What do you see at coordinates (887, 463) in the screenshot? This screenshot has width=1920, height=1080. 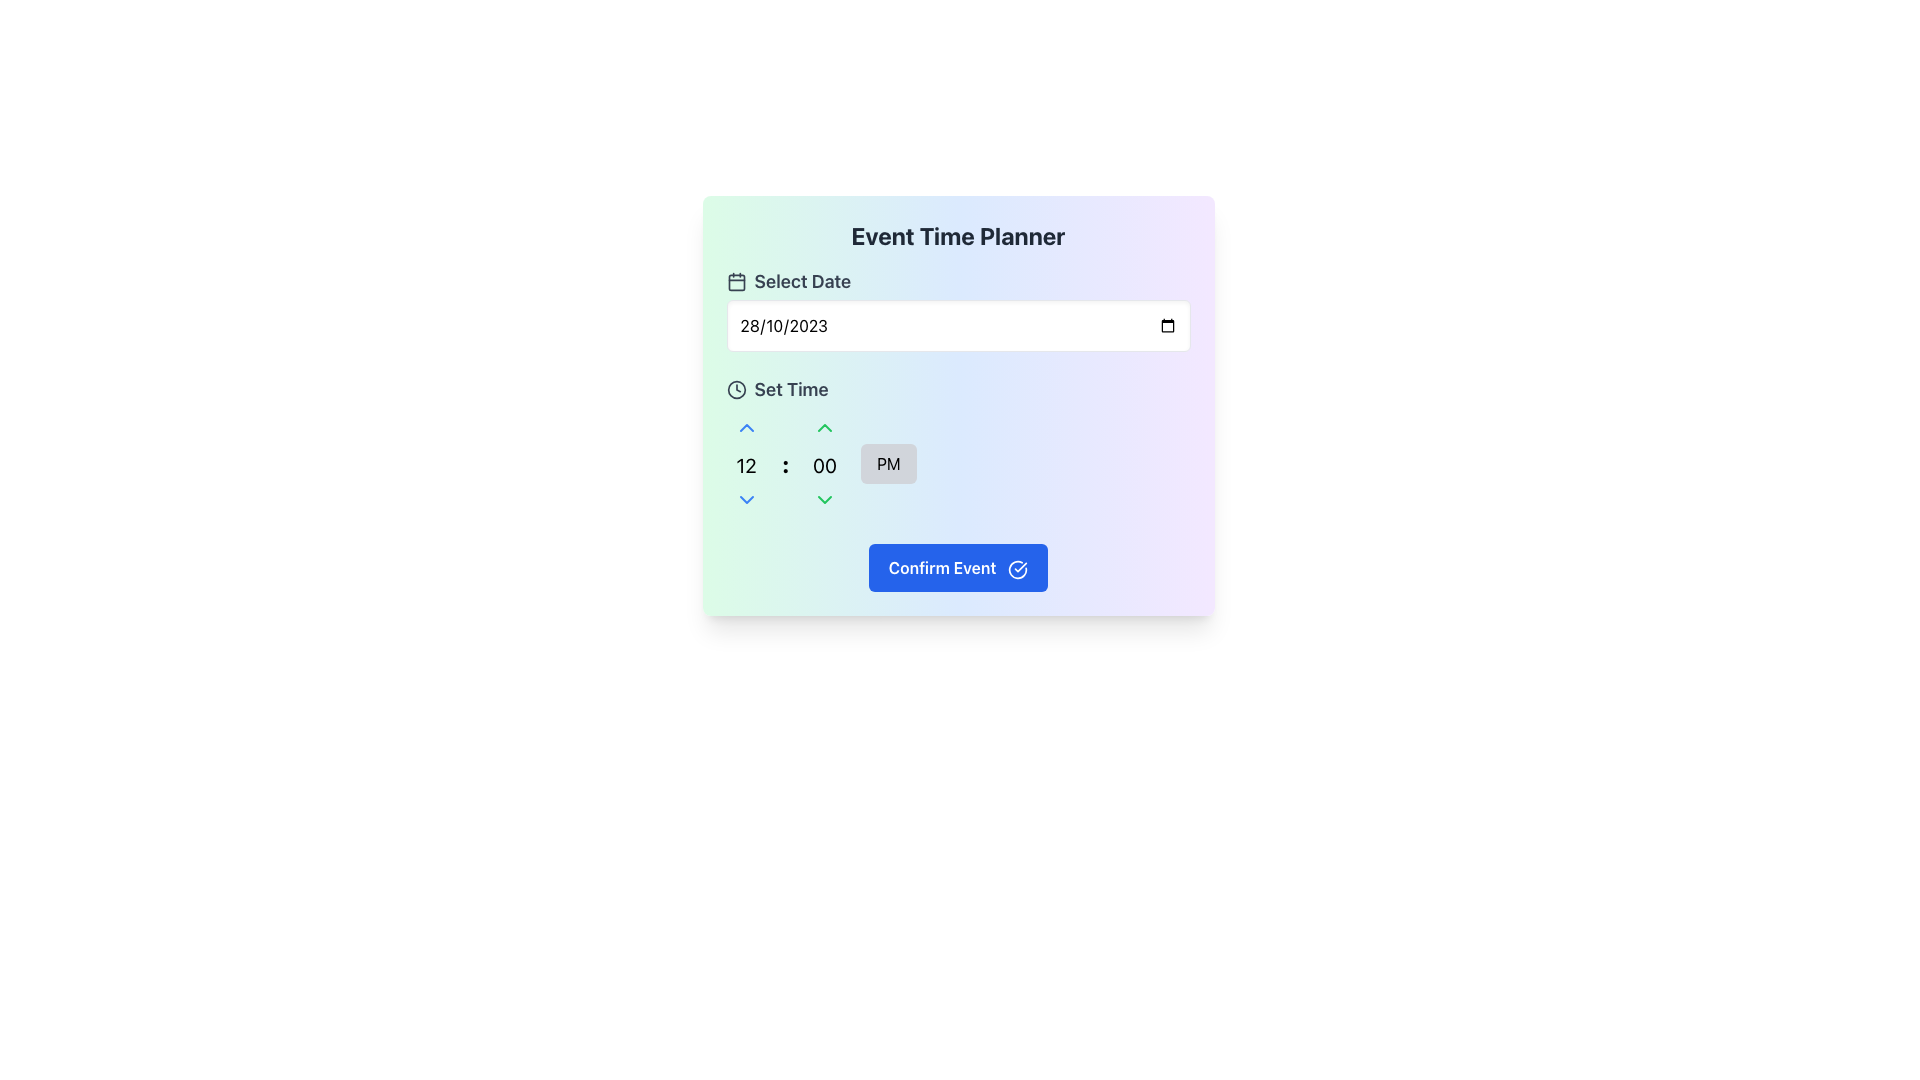 I see `the static text indicator that displays 'PM' in the time selection interface, positioned to the right of '12:00' and separated by noticeable space` at bounding box center [887, 463].